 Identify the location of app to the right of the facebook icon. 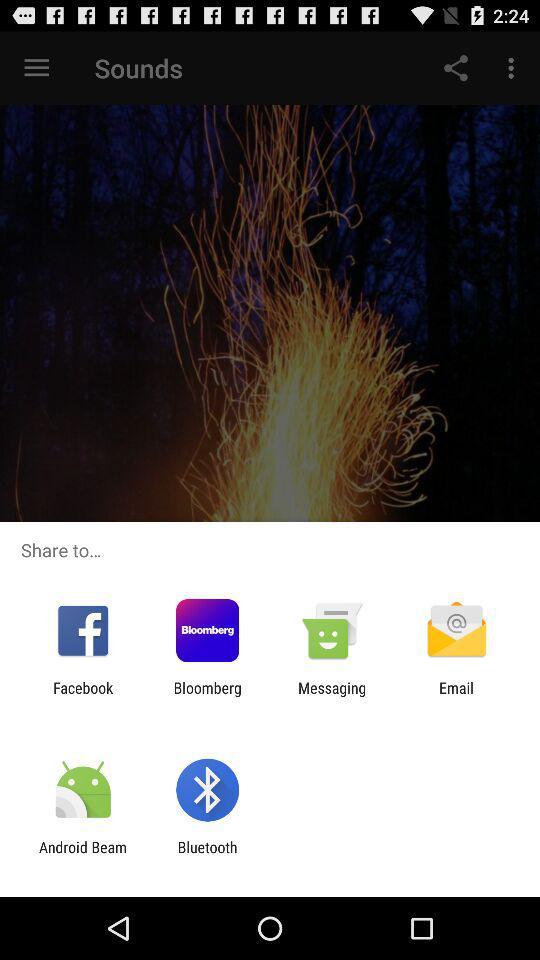
(206, 696).